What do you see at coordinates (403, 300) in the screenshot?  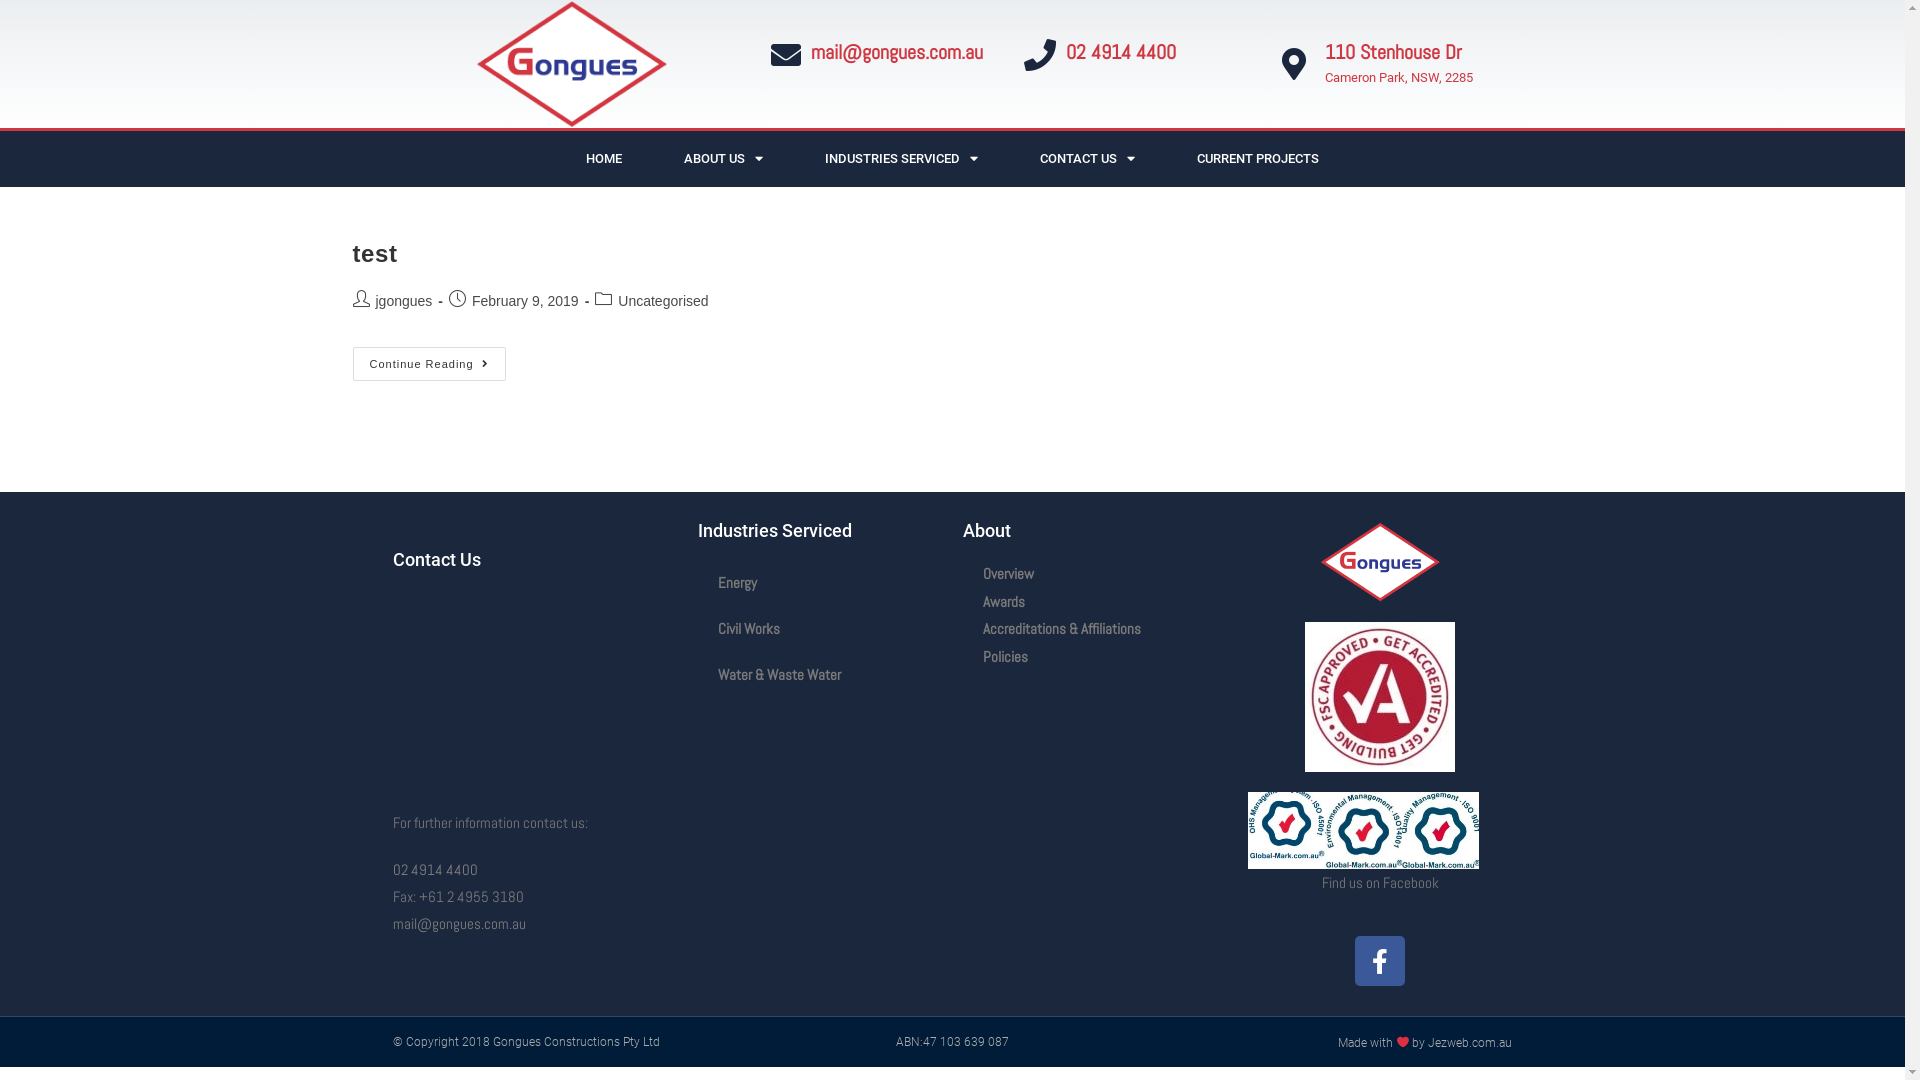 I see `'jgongues'` at bounding box center [403, 300].